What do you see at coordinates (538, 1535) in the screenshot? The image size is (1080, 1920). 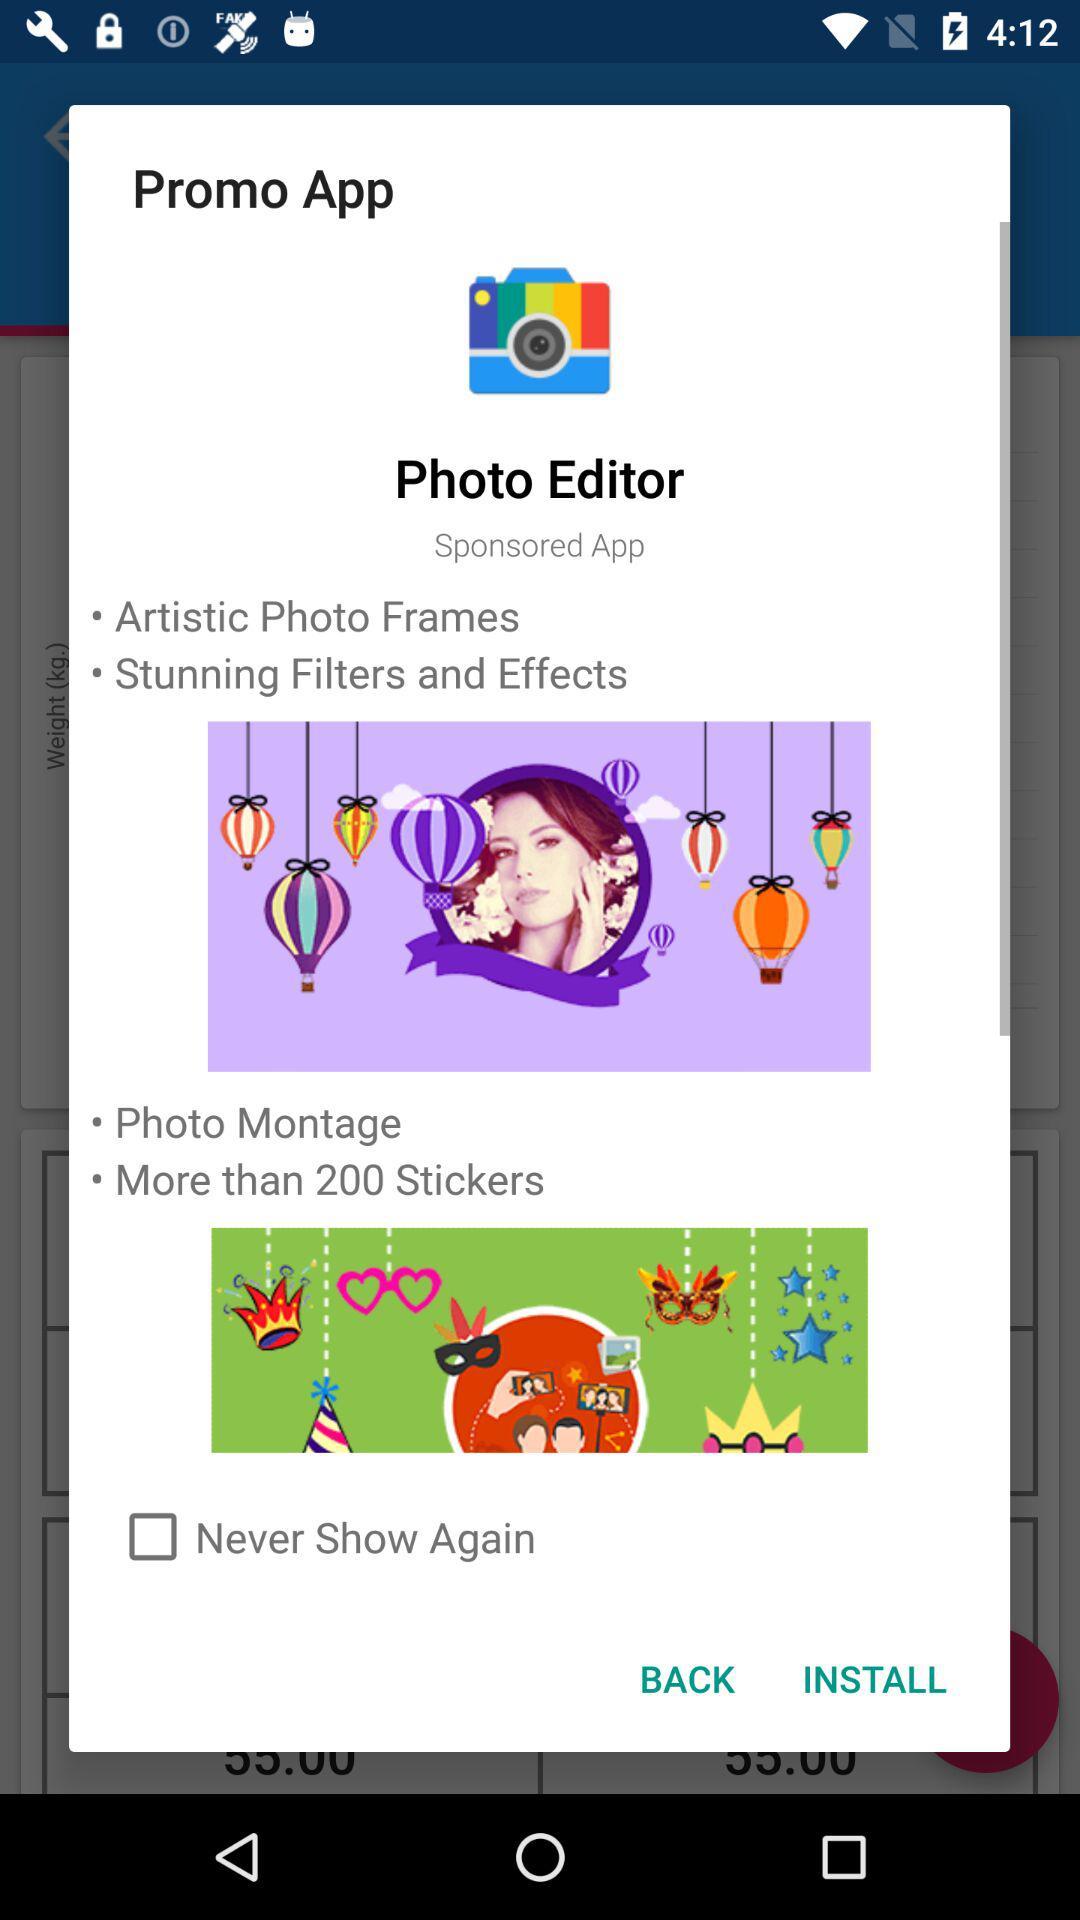 I see `the never show again icon` at bounding box center [538, 1535].